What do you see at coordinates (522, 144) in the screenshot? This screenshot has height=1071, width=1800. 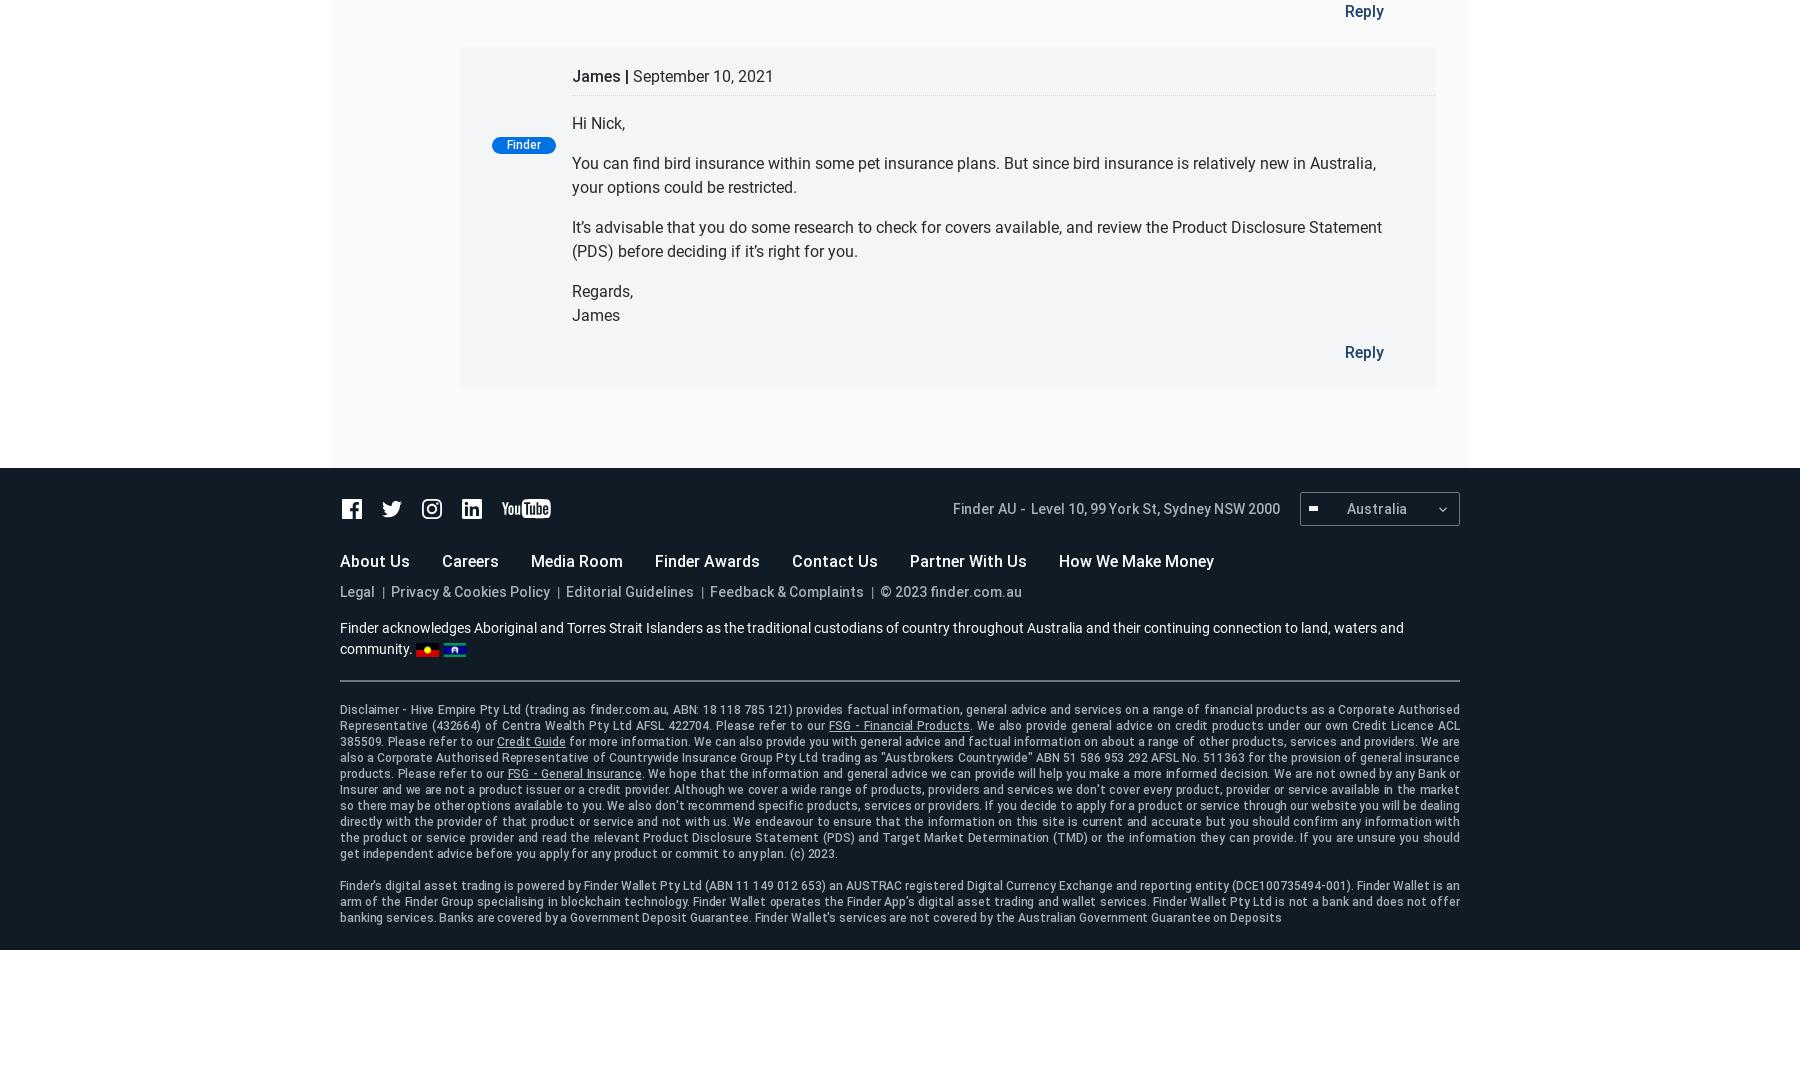 I see `'Finder'` at bounding box center [522, 144].